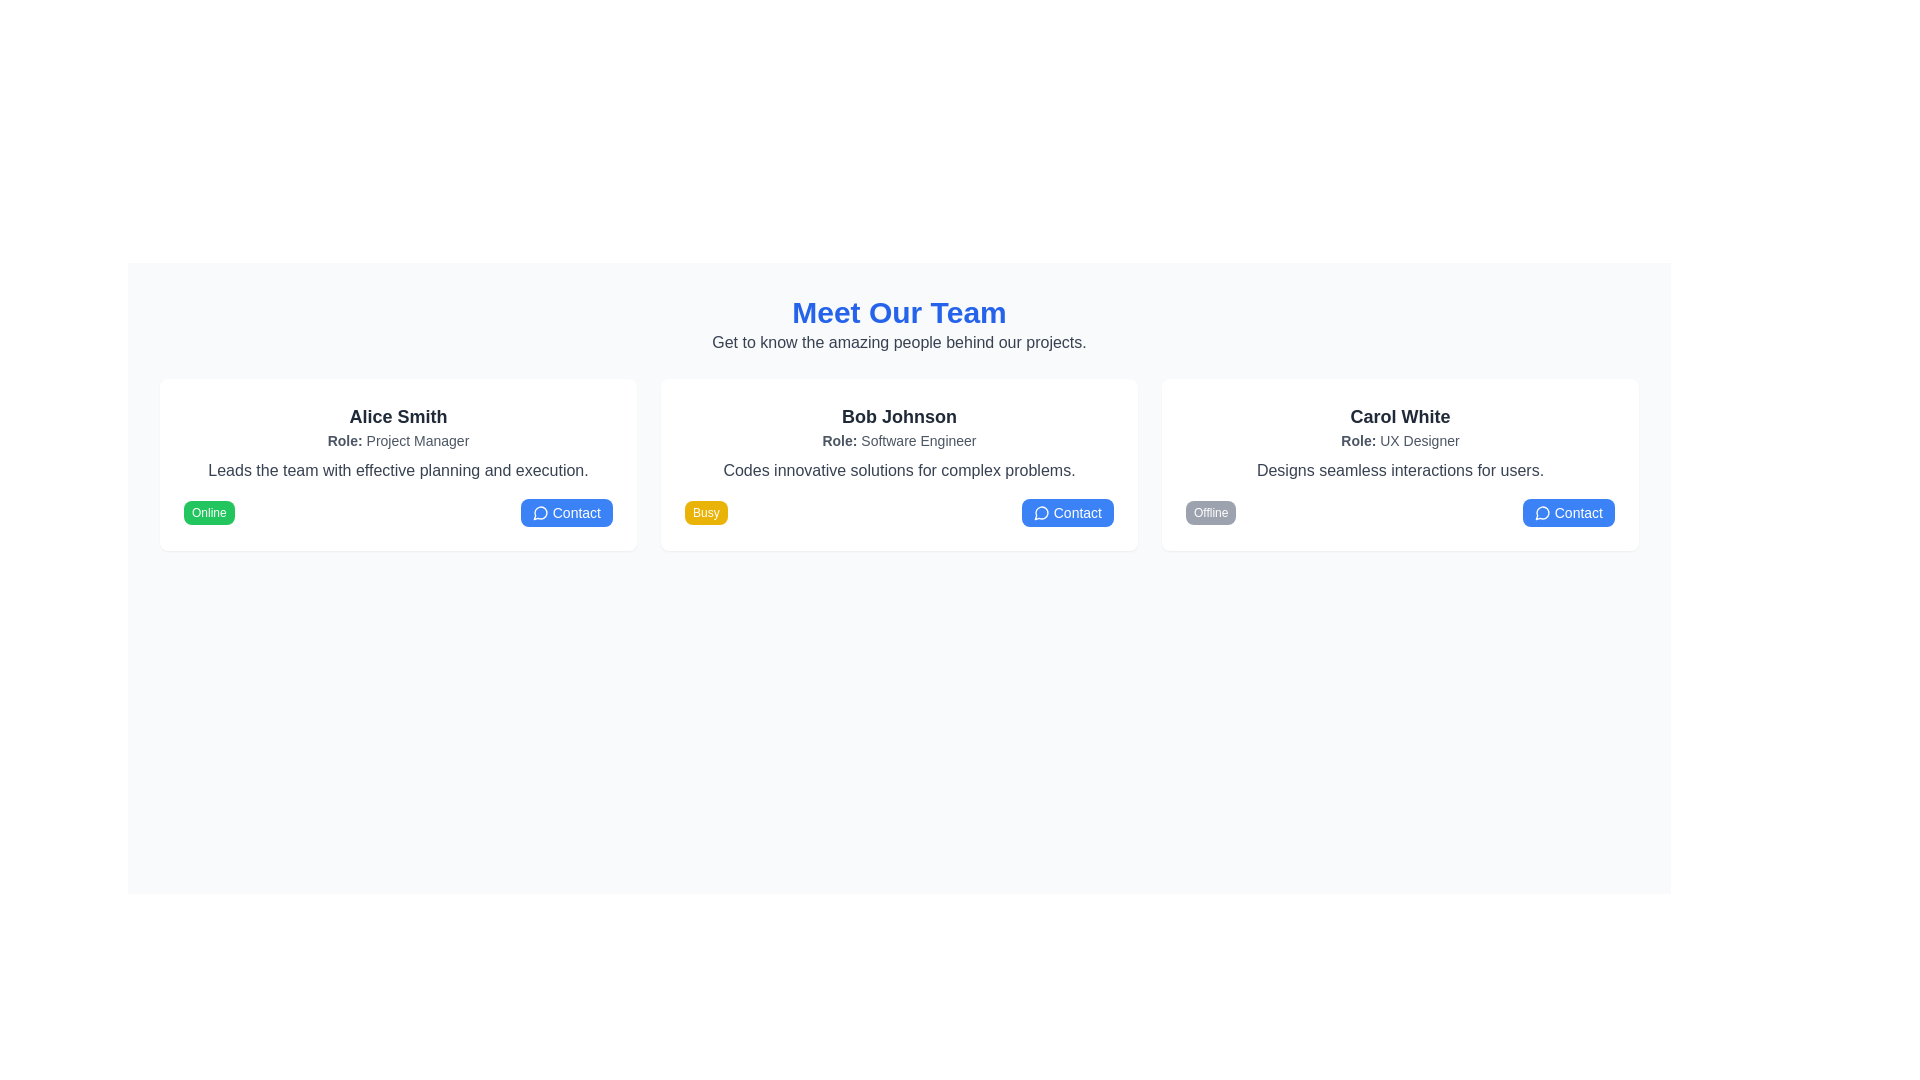 The width and height of the screenshot is (1920, 1080). What do you see at coordinates (898, 470) in the screenshot?
I see `descriptive text label located within the 'Bob Johnson' card in the 'Meet Our Team' section, positioned below the 'Role: Software Engineer' text` at bounding box center [898, 470].